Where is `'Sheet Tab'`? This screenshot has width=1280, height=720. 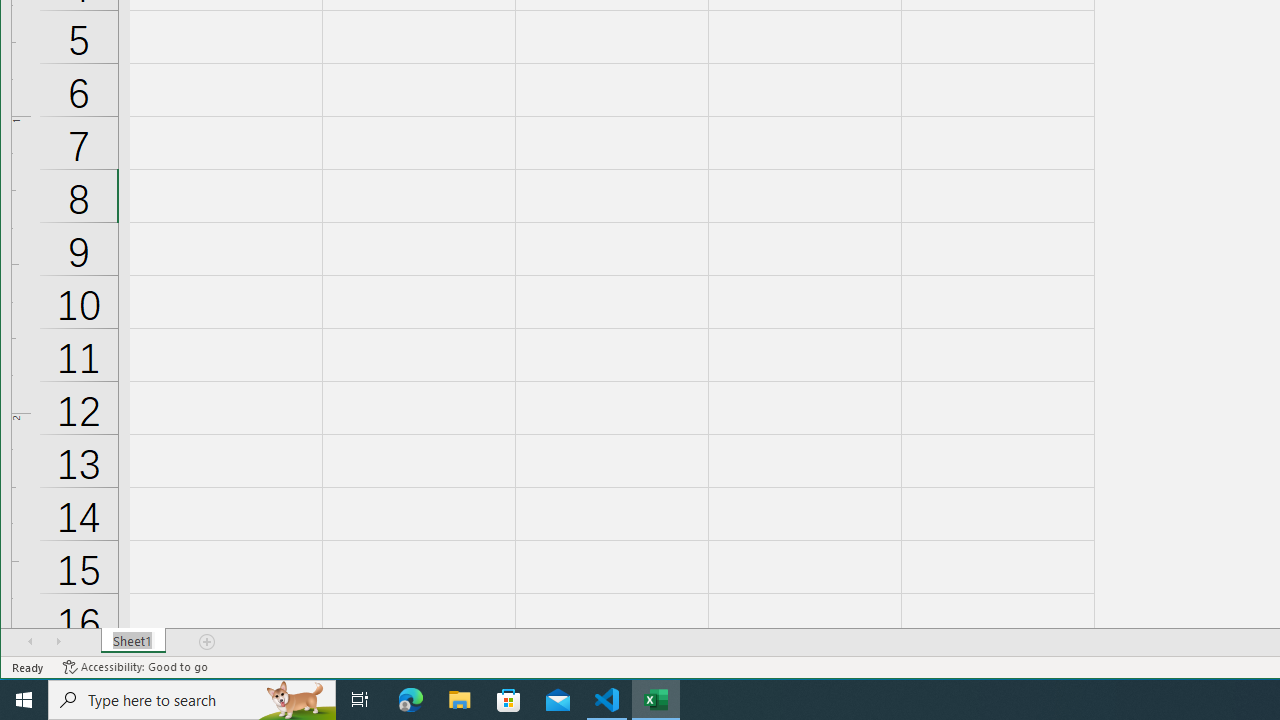
'Sheet Tab' is located at coordinates (132, 641).